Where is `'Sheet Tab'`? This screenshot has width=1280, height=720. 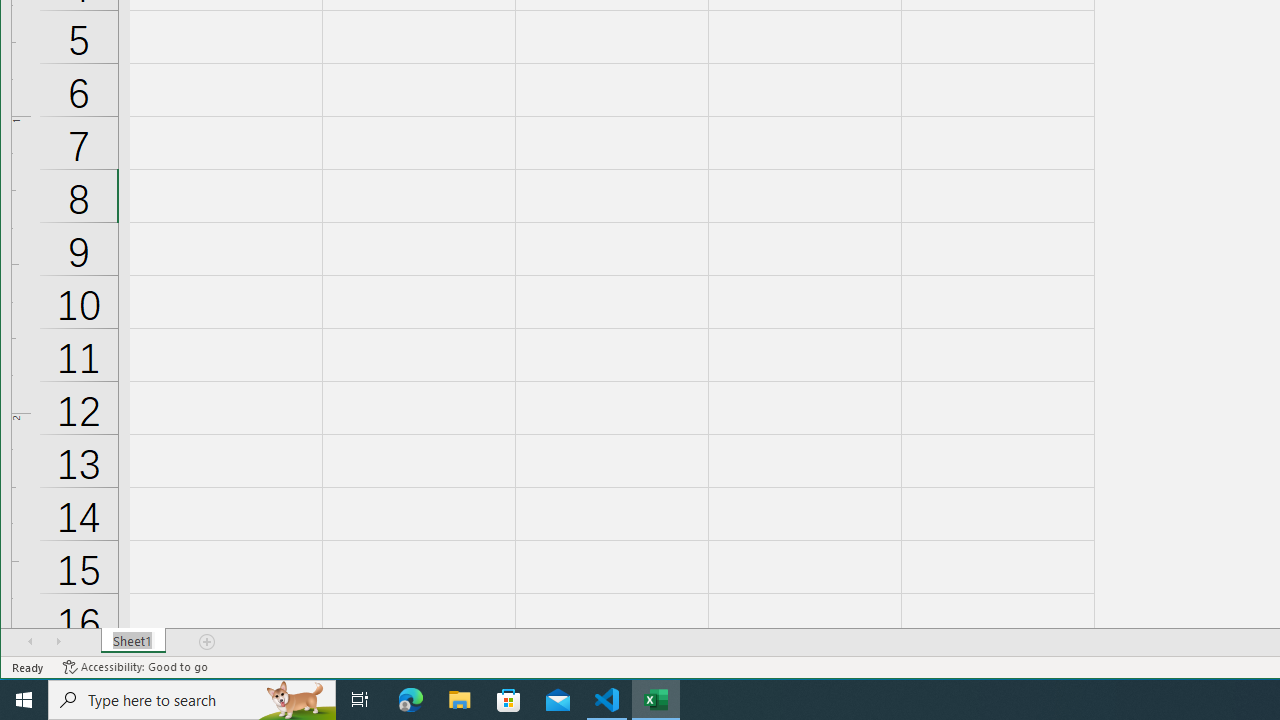
'Sheet Tab' is located at coordinates (132, 641).